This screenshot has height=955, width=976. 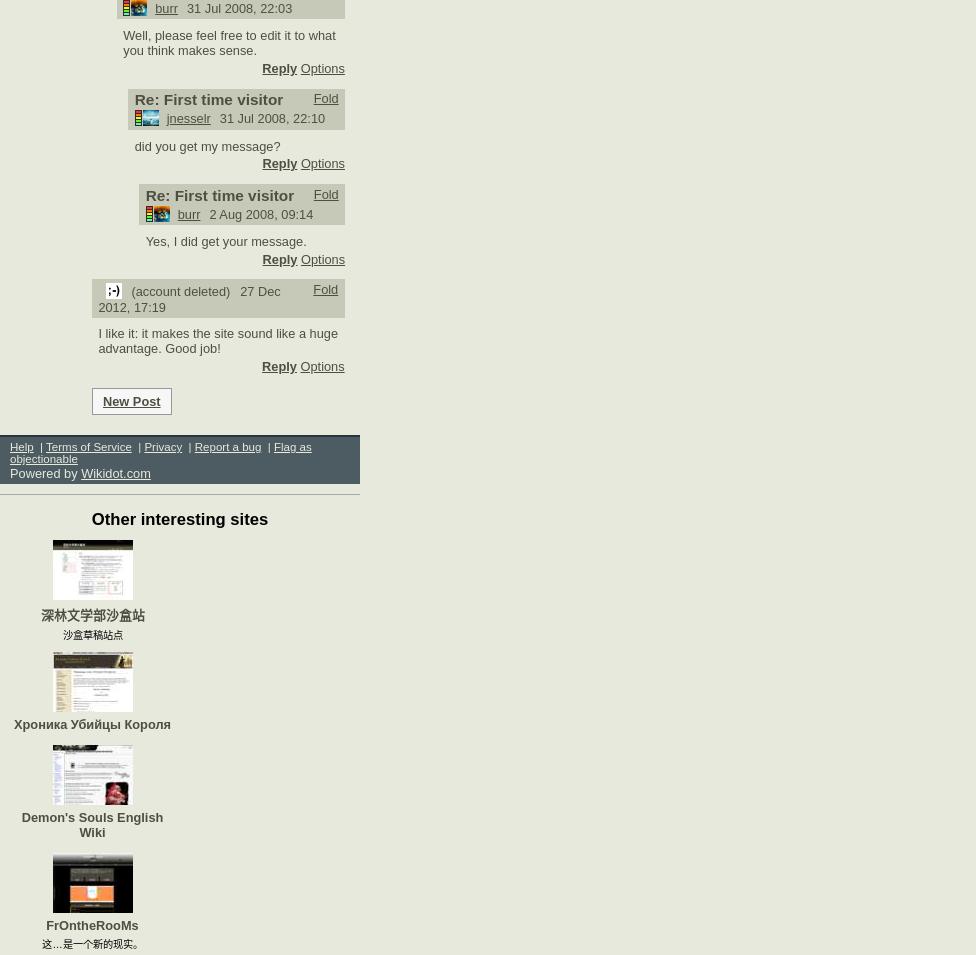 What do you see at coordinates (179, 291) in the screenshot?
I see `'(account deleted)'` at bounding box center [179, 291].